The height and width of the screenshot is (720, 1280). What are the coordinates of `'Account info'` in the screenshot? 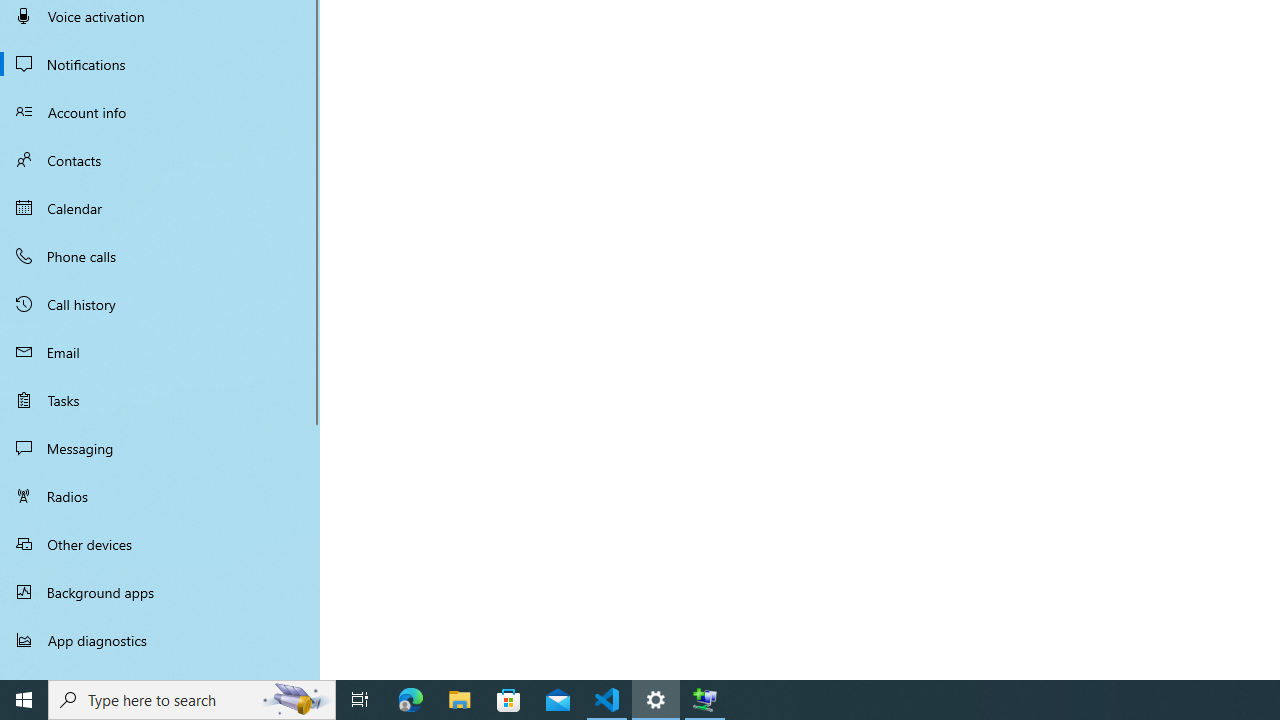 It's located at (160, 111).